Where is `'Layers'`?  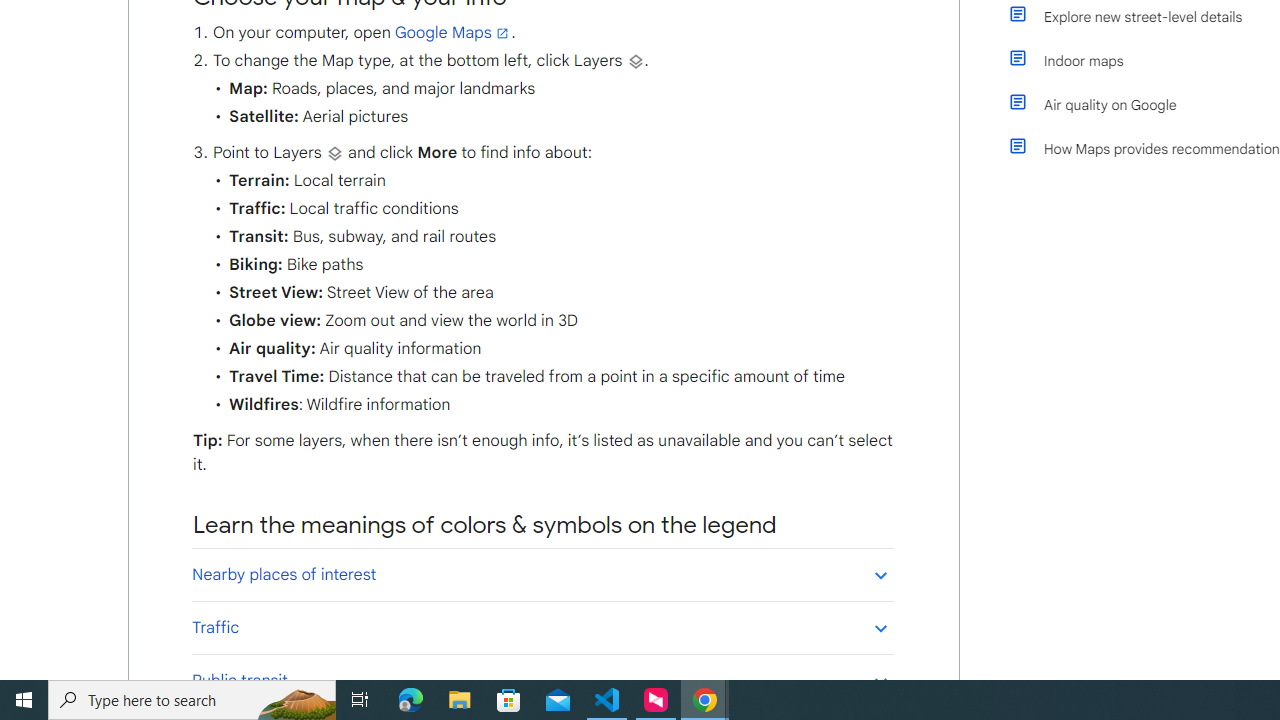 'Layers' is located at coordinates (334, 152).